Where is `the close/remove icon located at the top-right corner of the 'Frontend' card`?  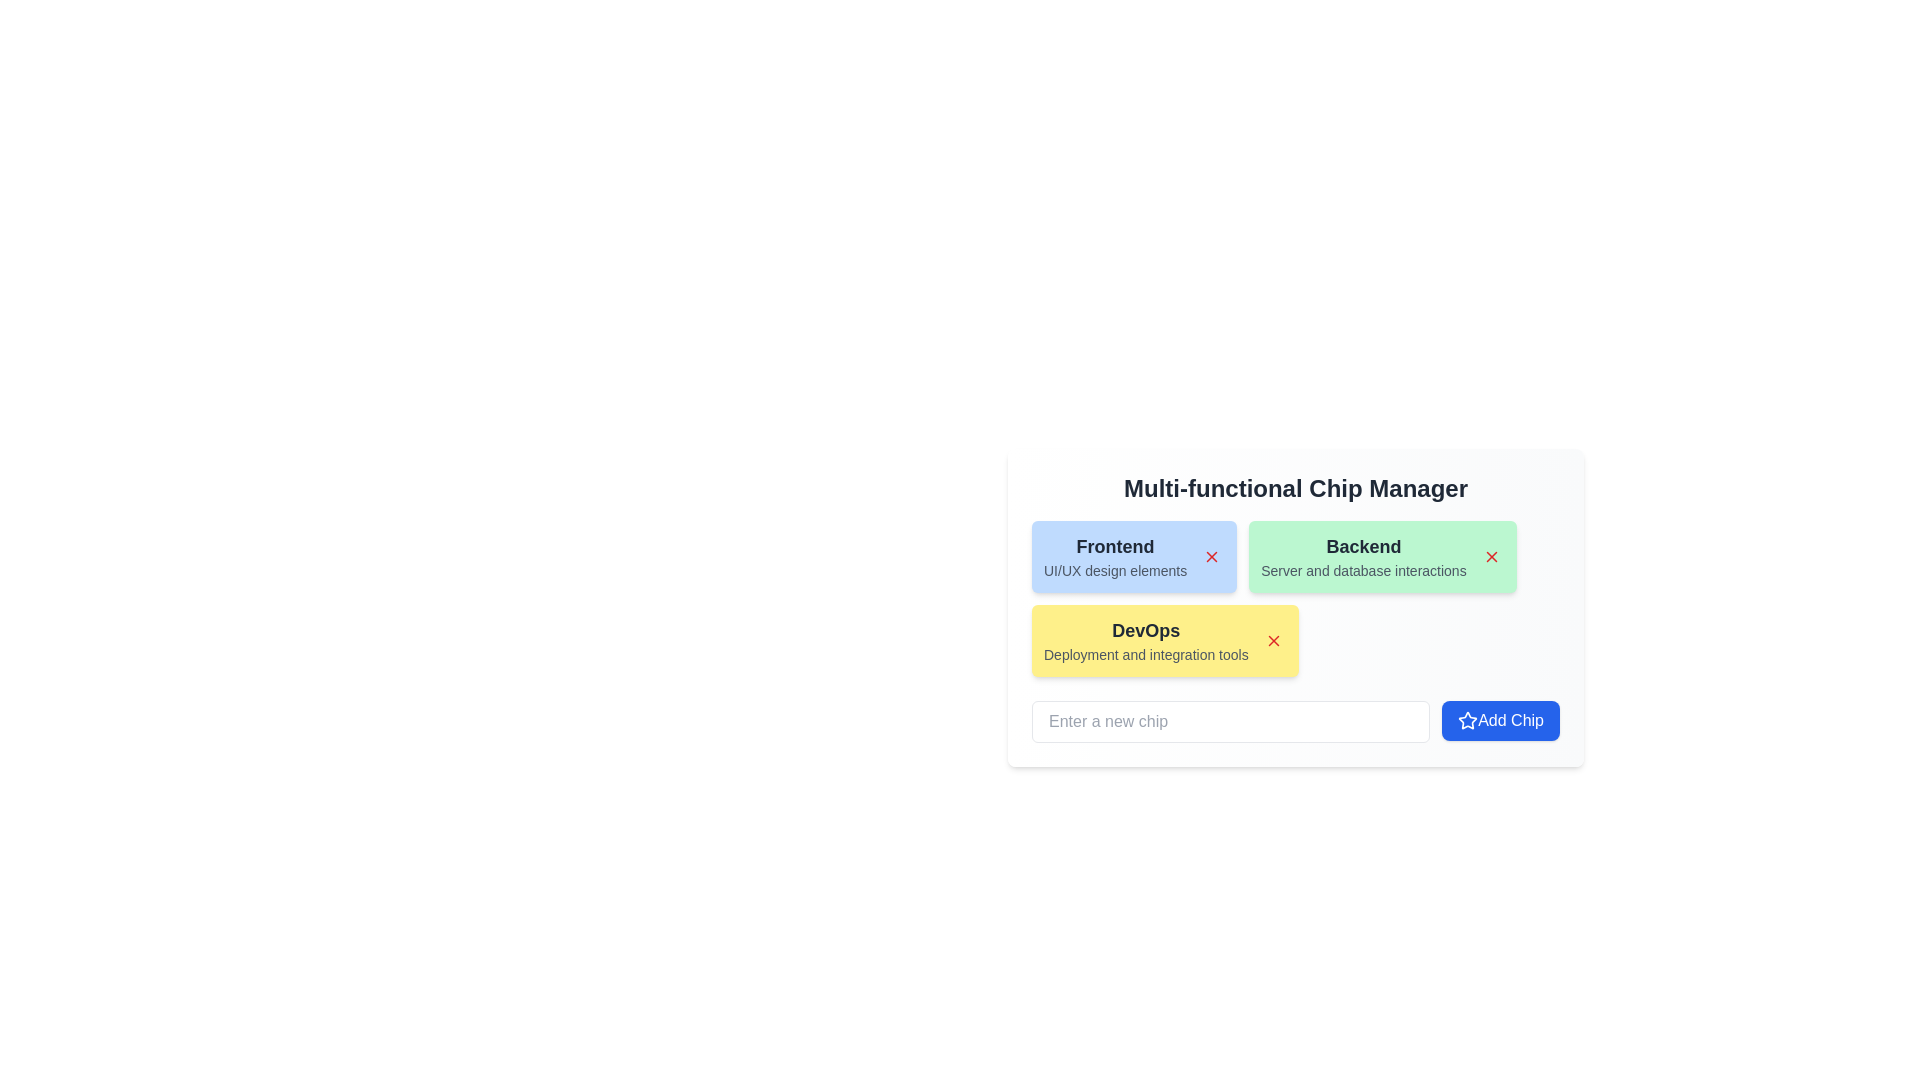
the close/remove icon located at the top-right corner of the 'Frontend' card is located at coordinates (1211, 556).